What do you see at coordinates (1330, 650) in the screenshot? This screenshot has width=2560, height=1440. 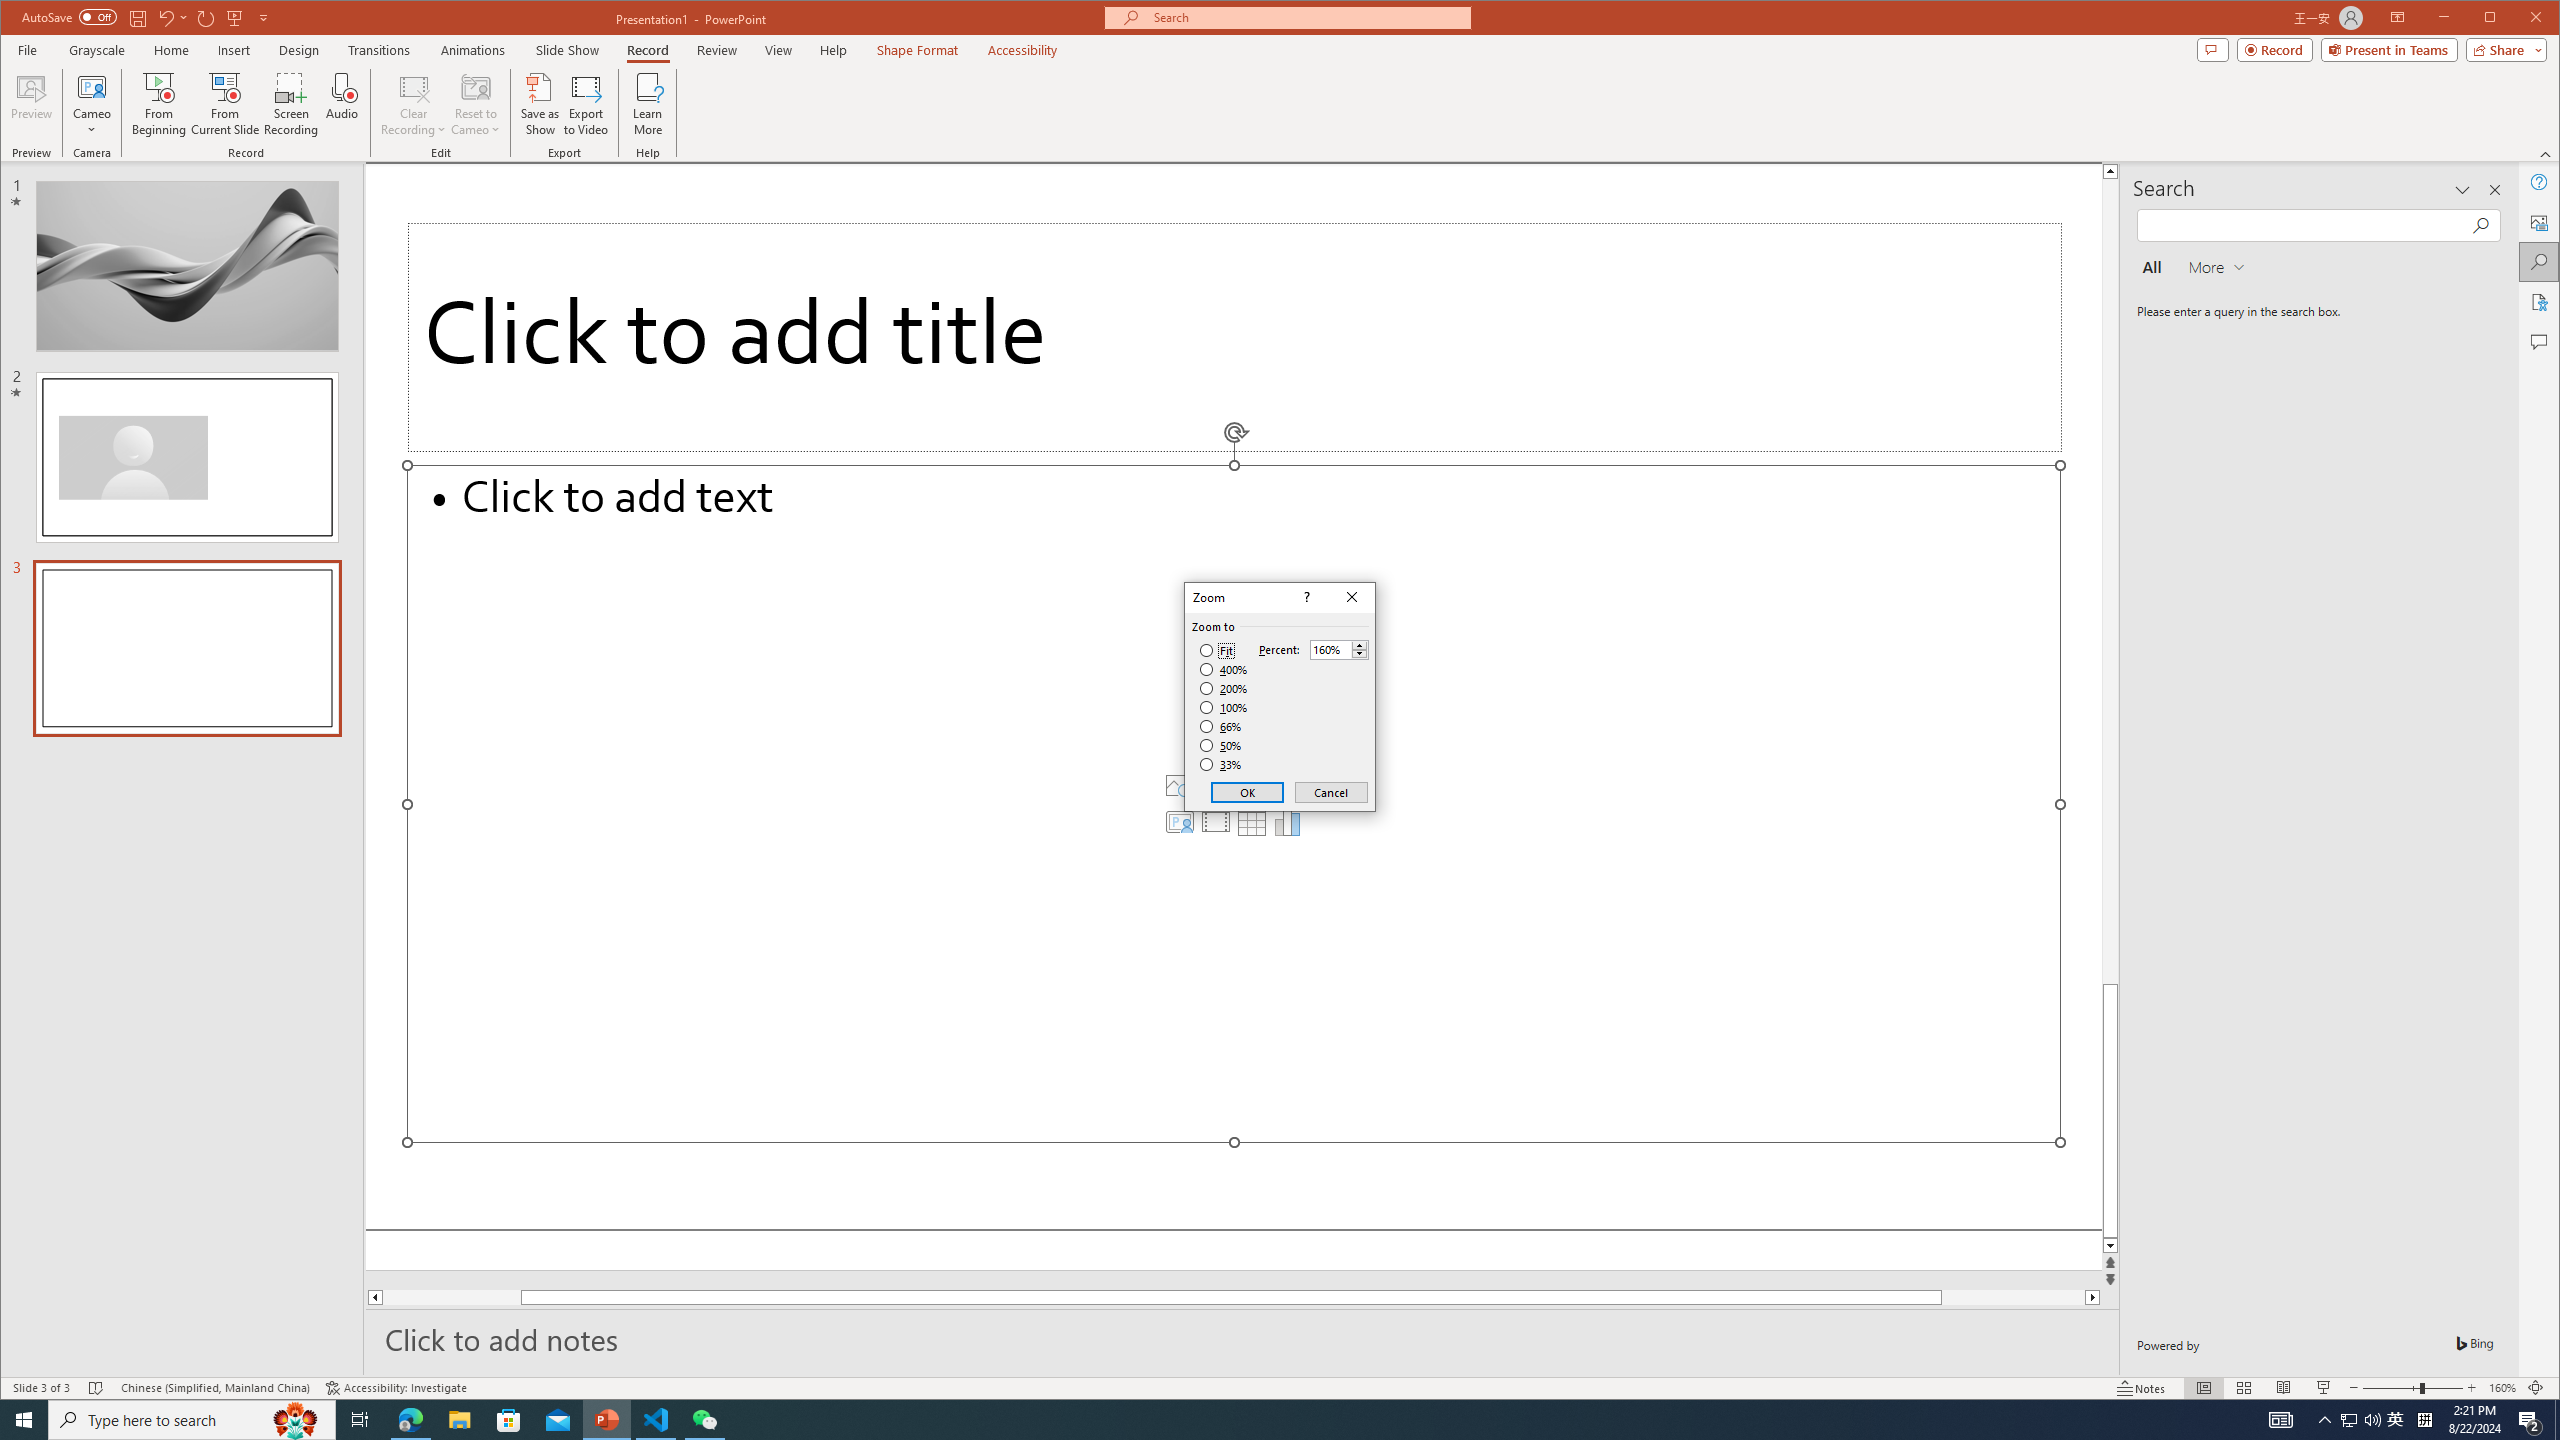 I see `'Percent'` at bounding box center [1330, 650].